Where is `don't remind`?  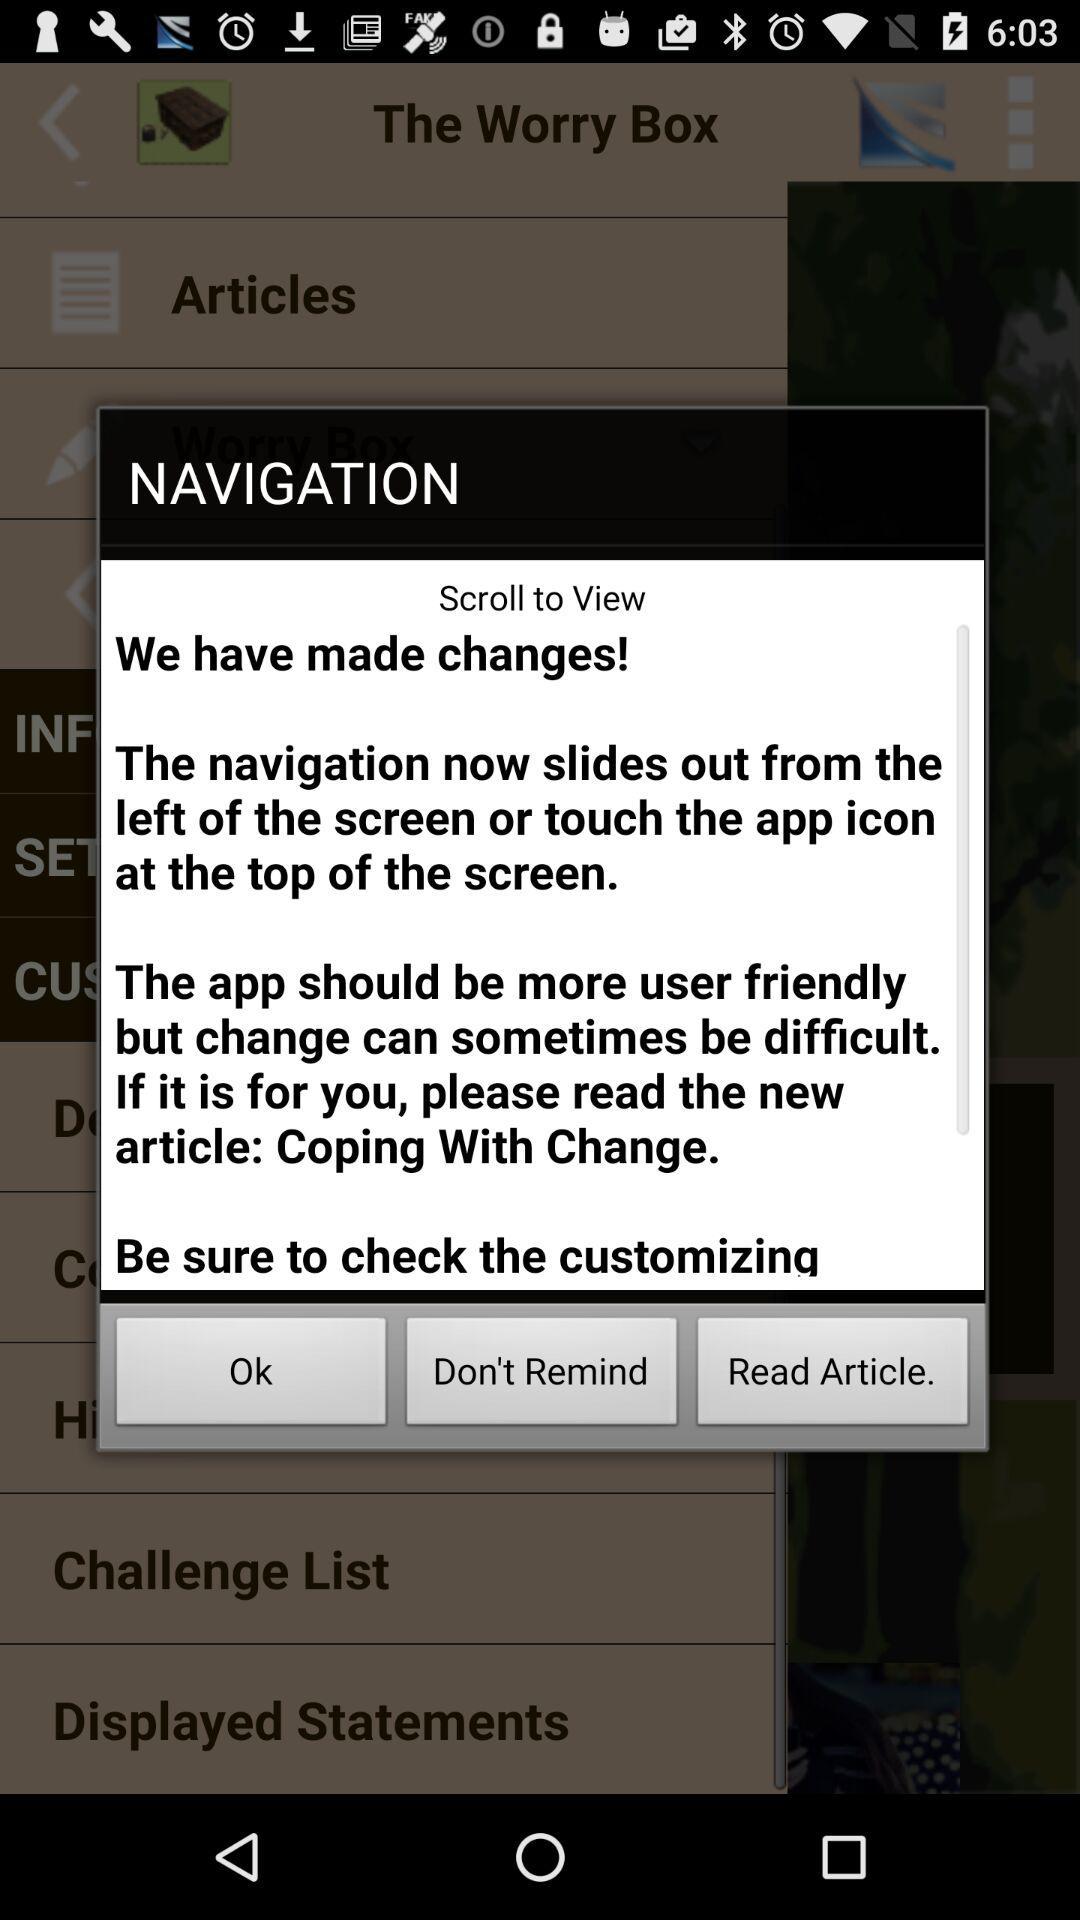
don't remind is located at coordinates (542, 1376).